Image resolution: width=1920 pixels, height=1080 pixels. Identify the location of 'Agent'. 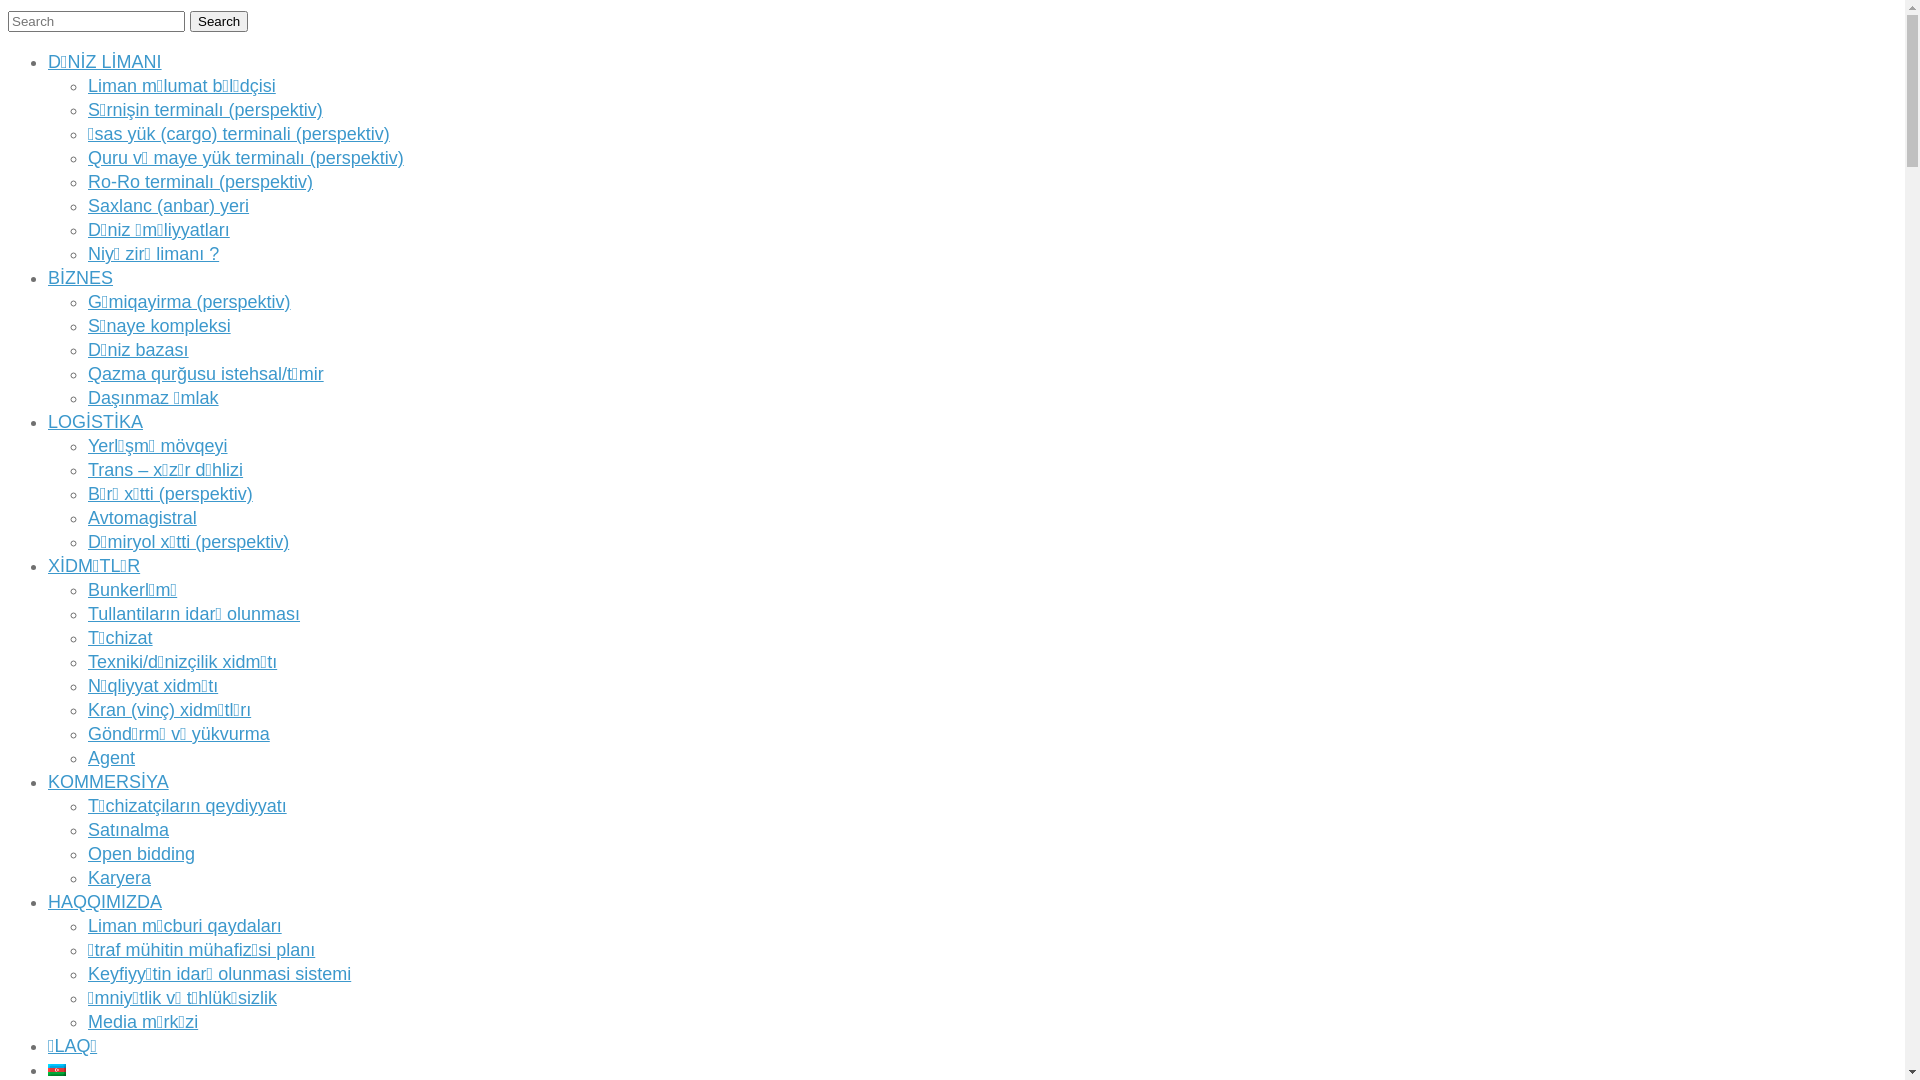
(110, 758).